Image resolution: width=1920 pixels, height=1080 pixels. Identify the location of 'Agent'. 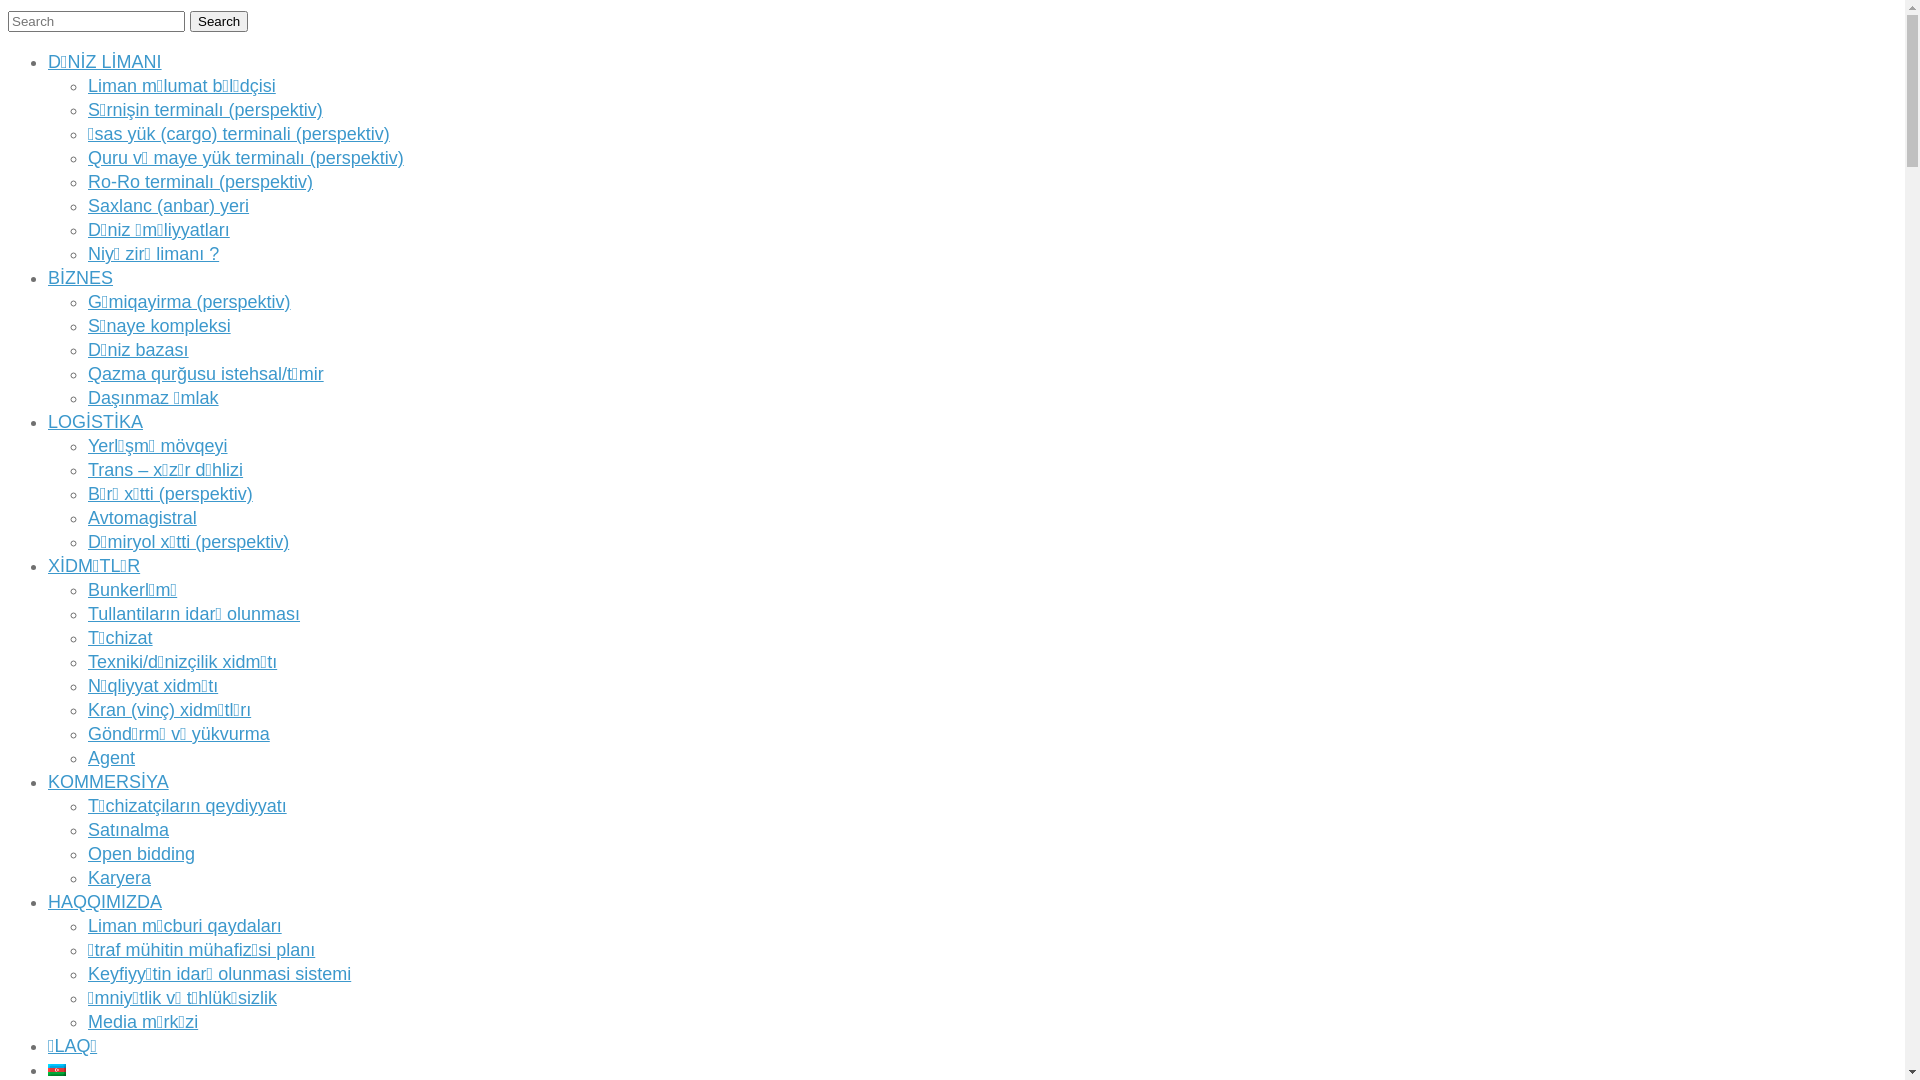
(110, 758).